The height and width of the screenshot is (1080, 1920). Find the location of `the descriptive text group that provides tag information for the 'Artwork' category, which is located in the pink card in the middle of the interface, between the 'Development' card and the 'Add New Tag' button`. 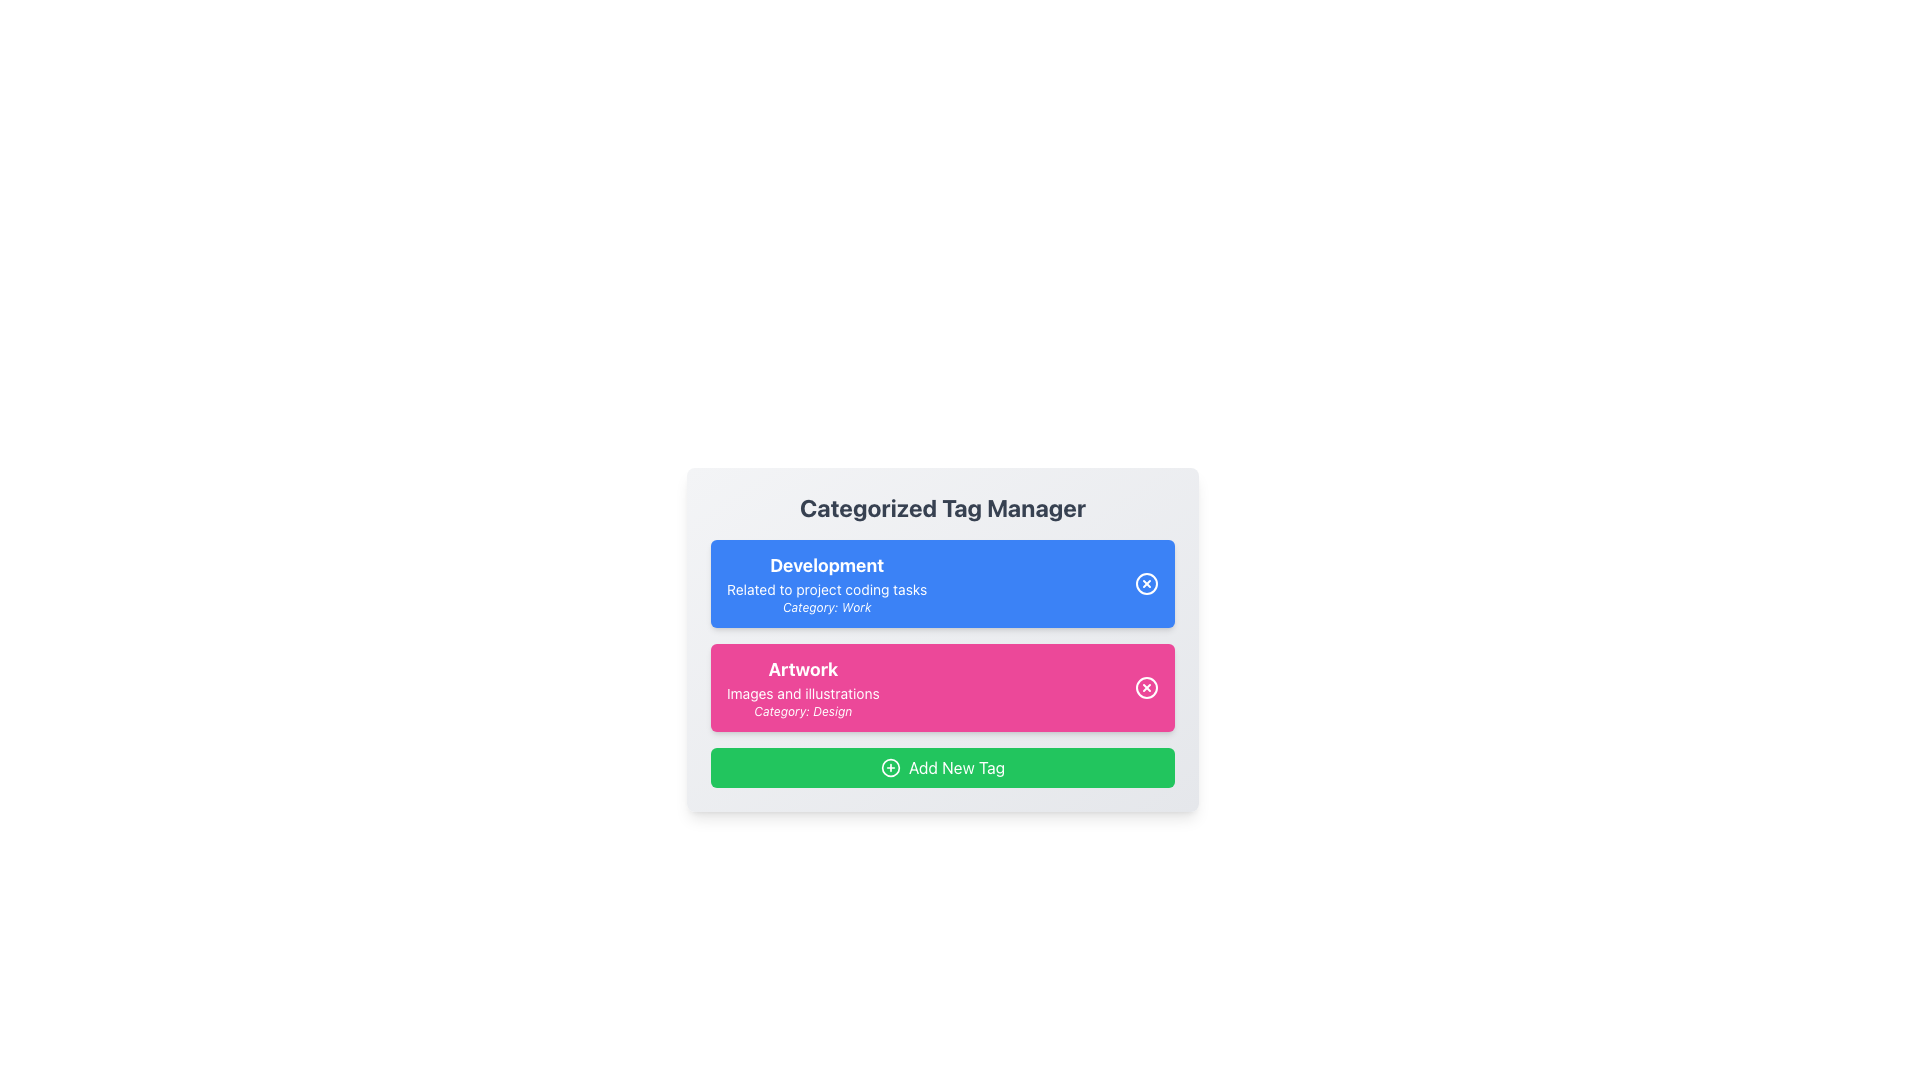

the descriptive text group that provides tag information for the 'Artwork' category, which is located in the pink card in the middle of the interface, between the 'Development' card and the 'Add New Tag' button is located at coordinates (803, 686).